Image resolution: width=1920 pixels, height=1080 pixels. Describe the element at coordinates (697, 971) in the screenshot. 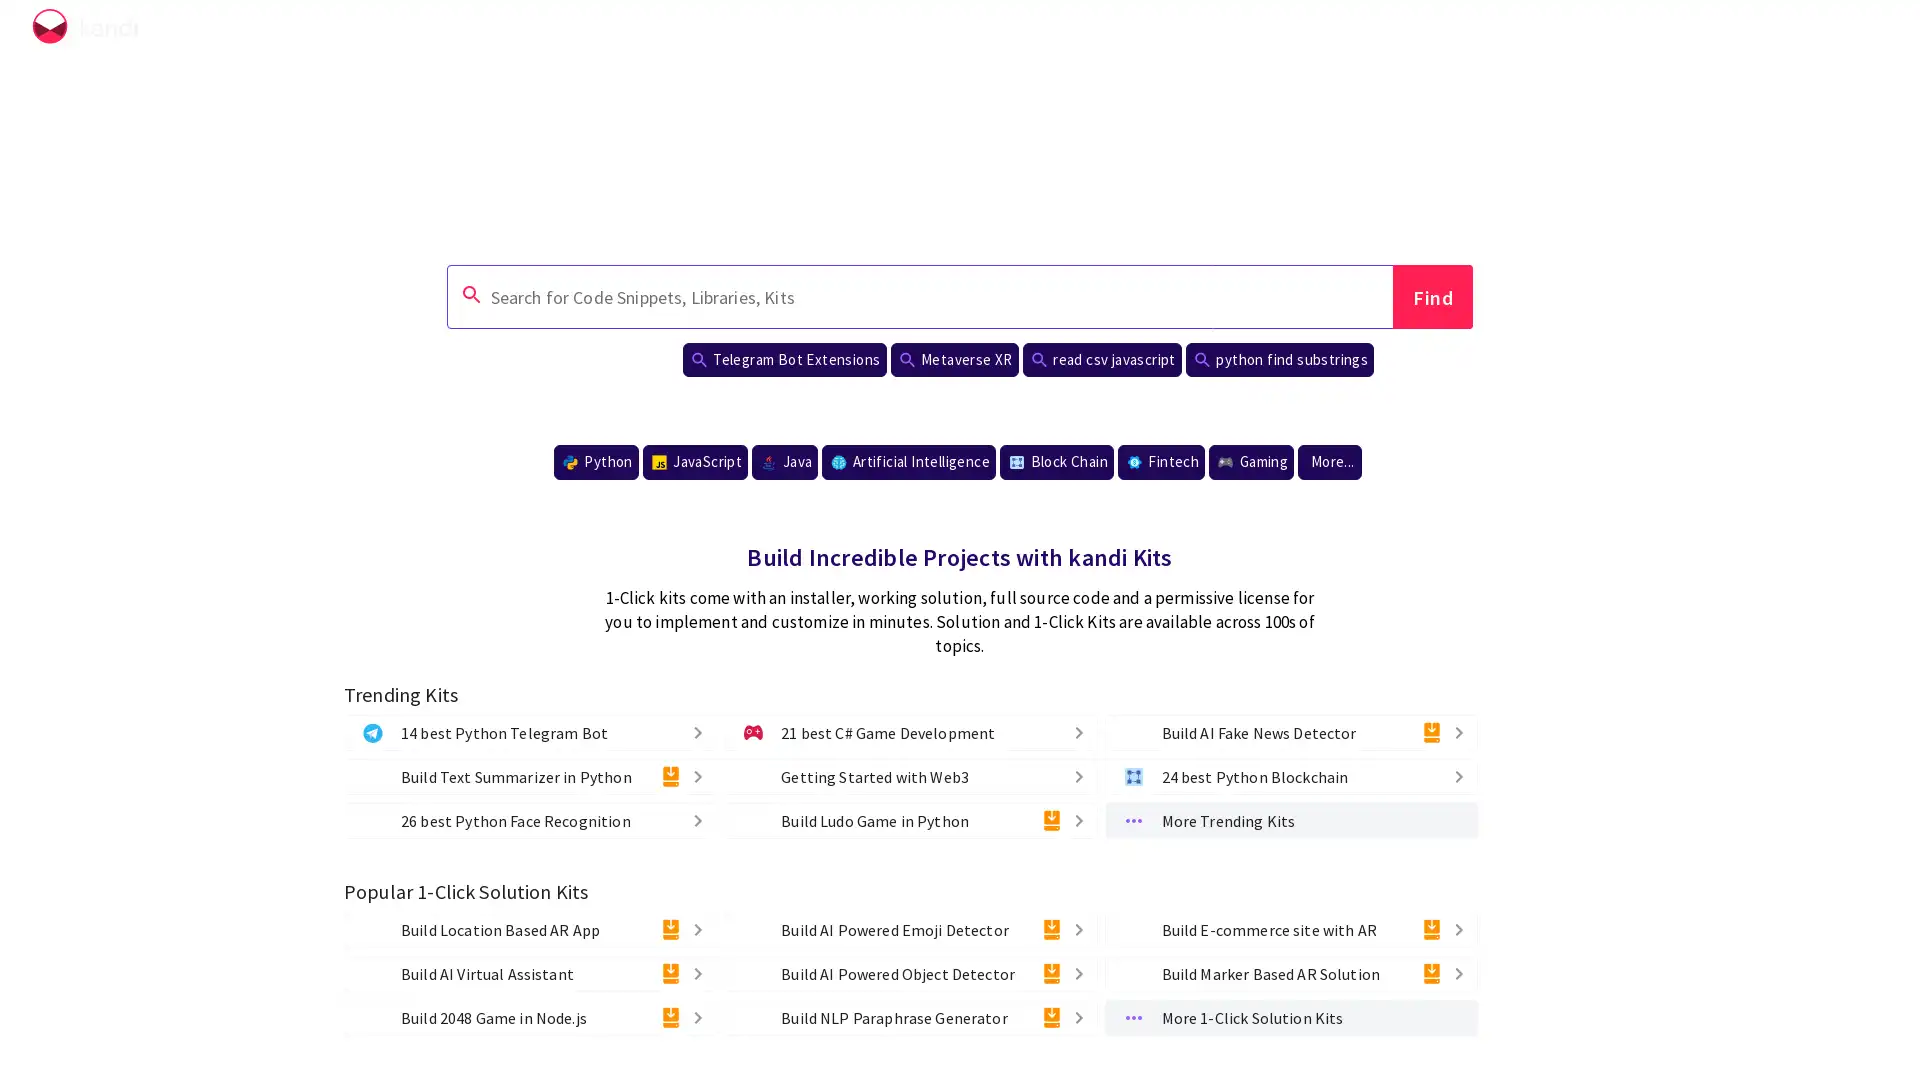

I see `delete` at that location.